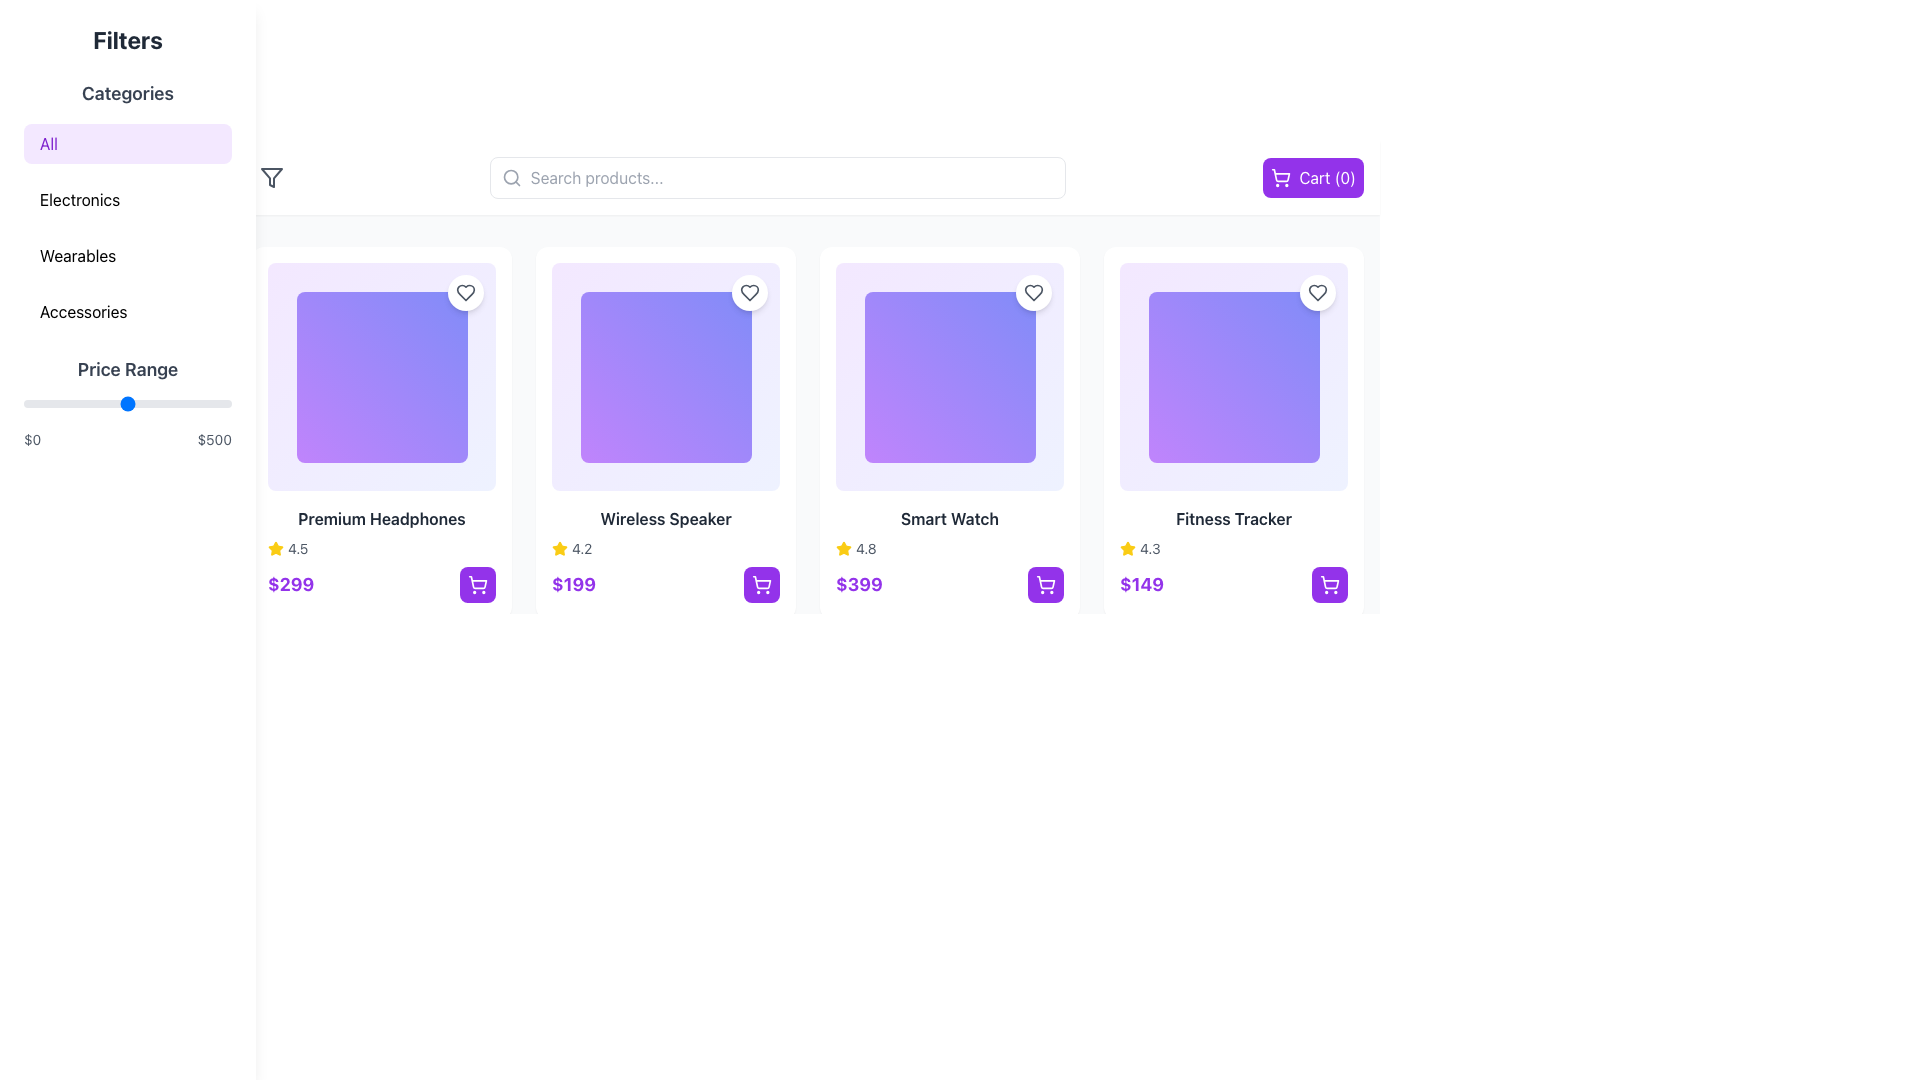  Describe the element at coordinates (1313, 176) in the screenshot. I see `the prominent purple button with a white shopping cart icon and text 'Cart (0)' located at the far right of the navigation bar` at that location.